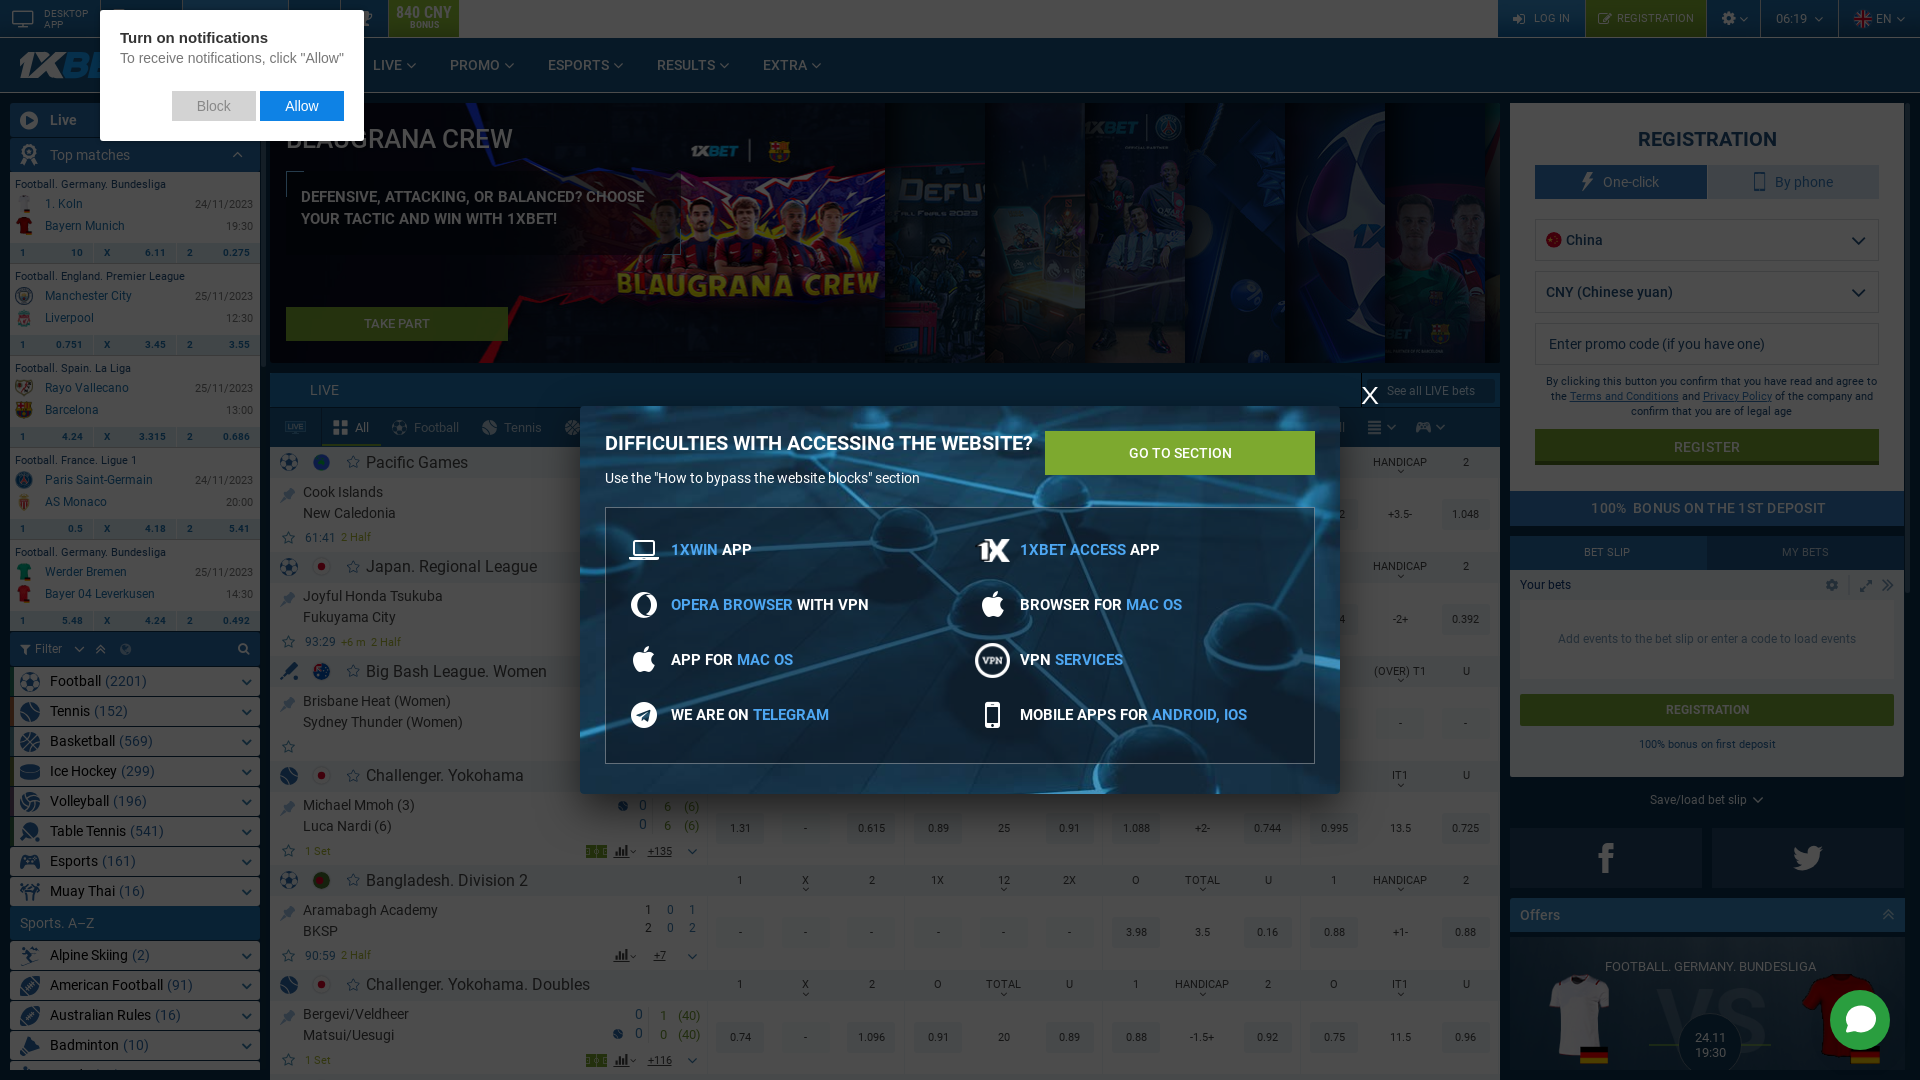  Describe the element at coordinates (24, 500) in the screenshot. I see `'AS Monaco. '` at that location.